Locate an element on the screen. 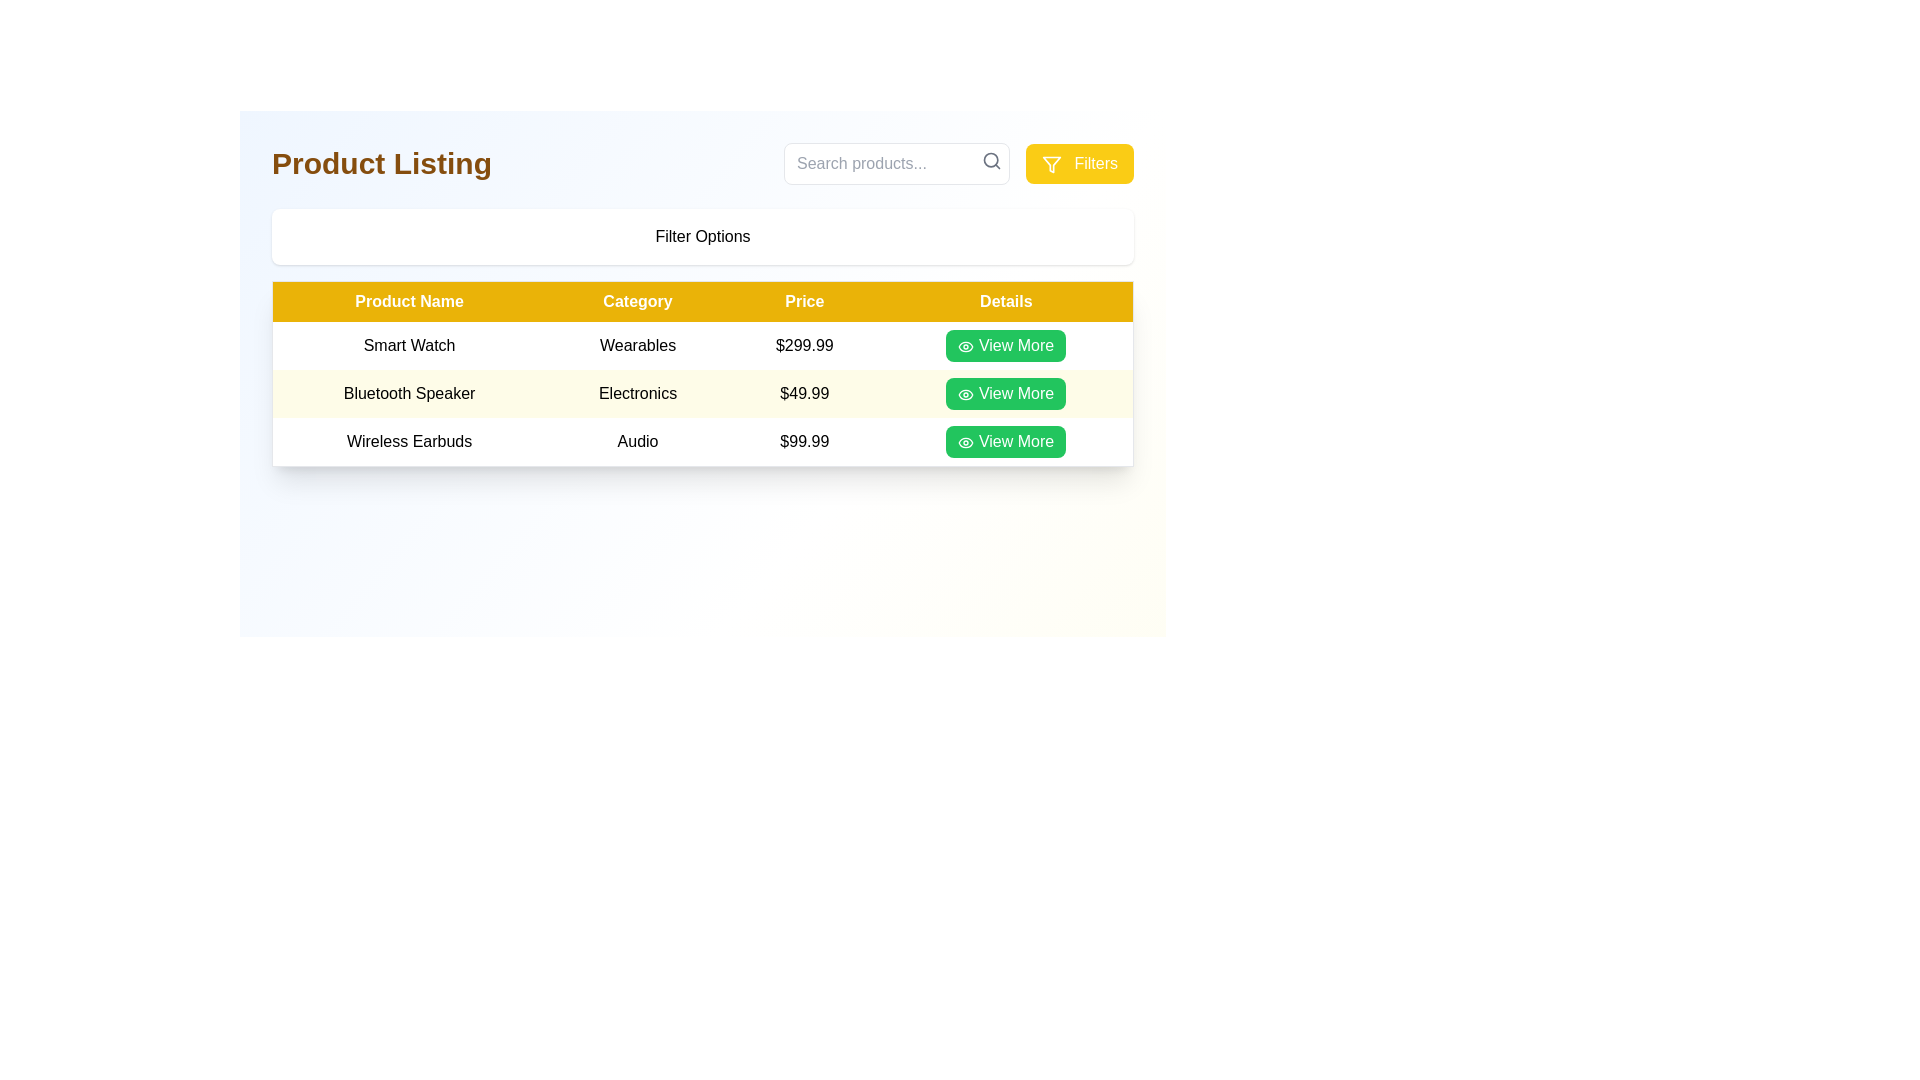 The image size is (1920, 1080). the 'Filter Options' text label, which is a bold black header located centrally in the layout area, positioned below the 'Product Listing' title is located at coordinates (702, 235).